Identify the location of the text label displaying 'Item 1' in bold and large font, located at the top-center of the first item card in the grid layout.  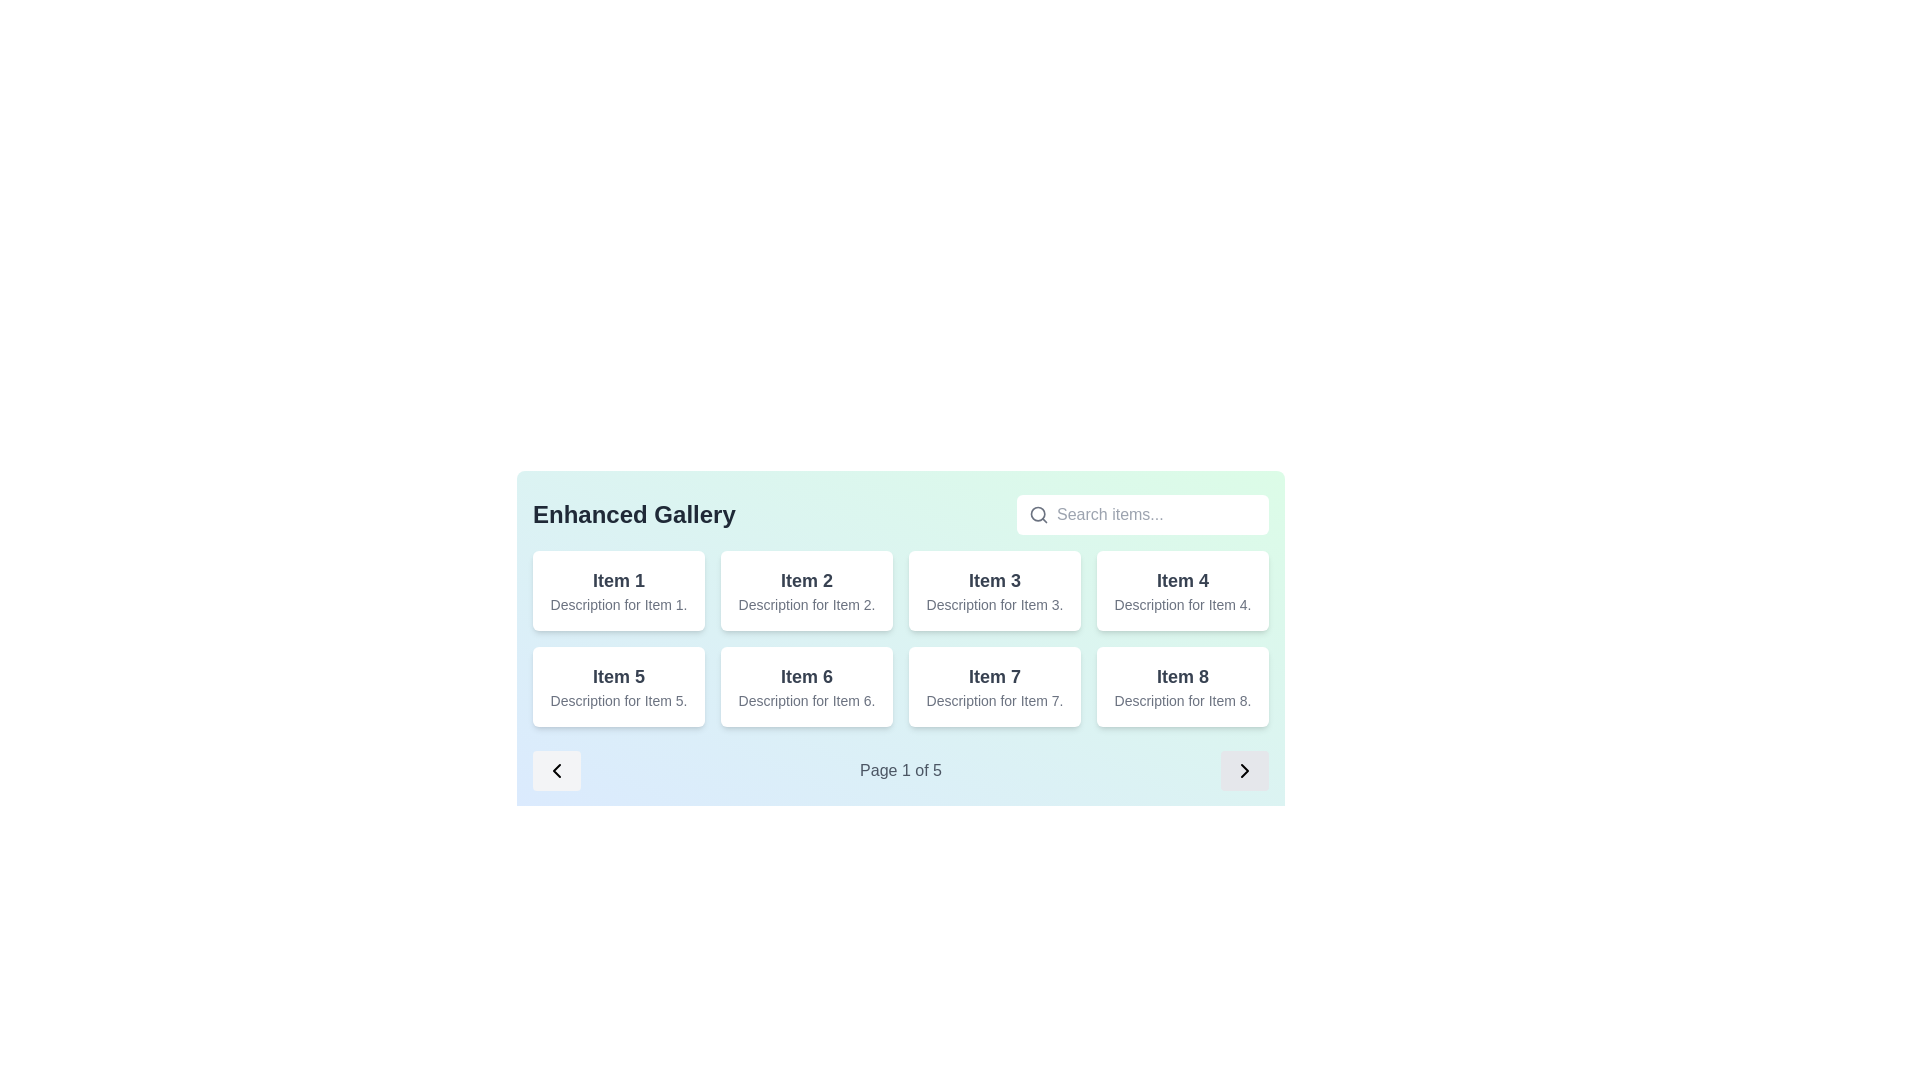
(618, 581).